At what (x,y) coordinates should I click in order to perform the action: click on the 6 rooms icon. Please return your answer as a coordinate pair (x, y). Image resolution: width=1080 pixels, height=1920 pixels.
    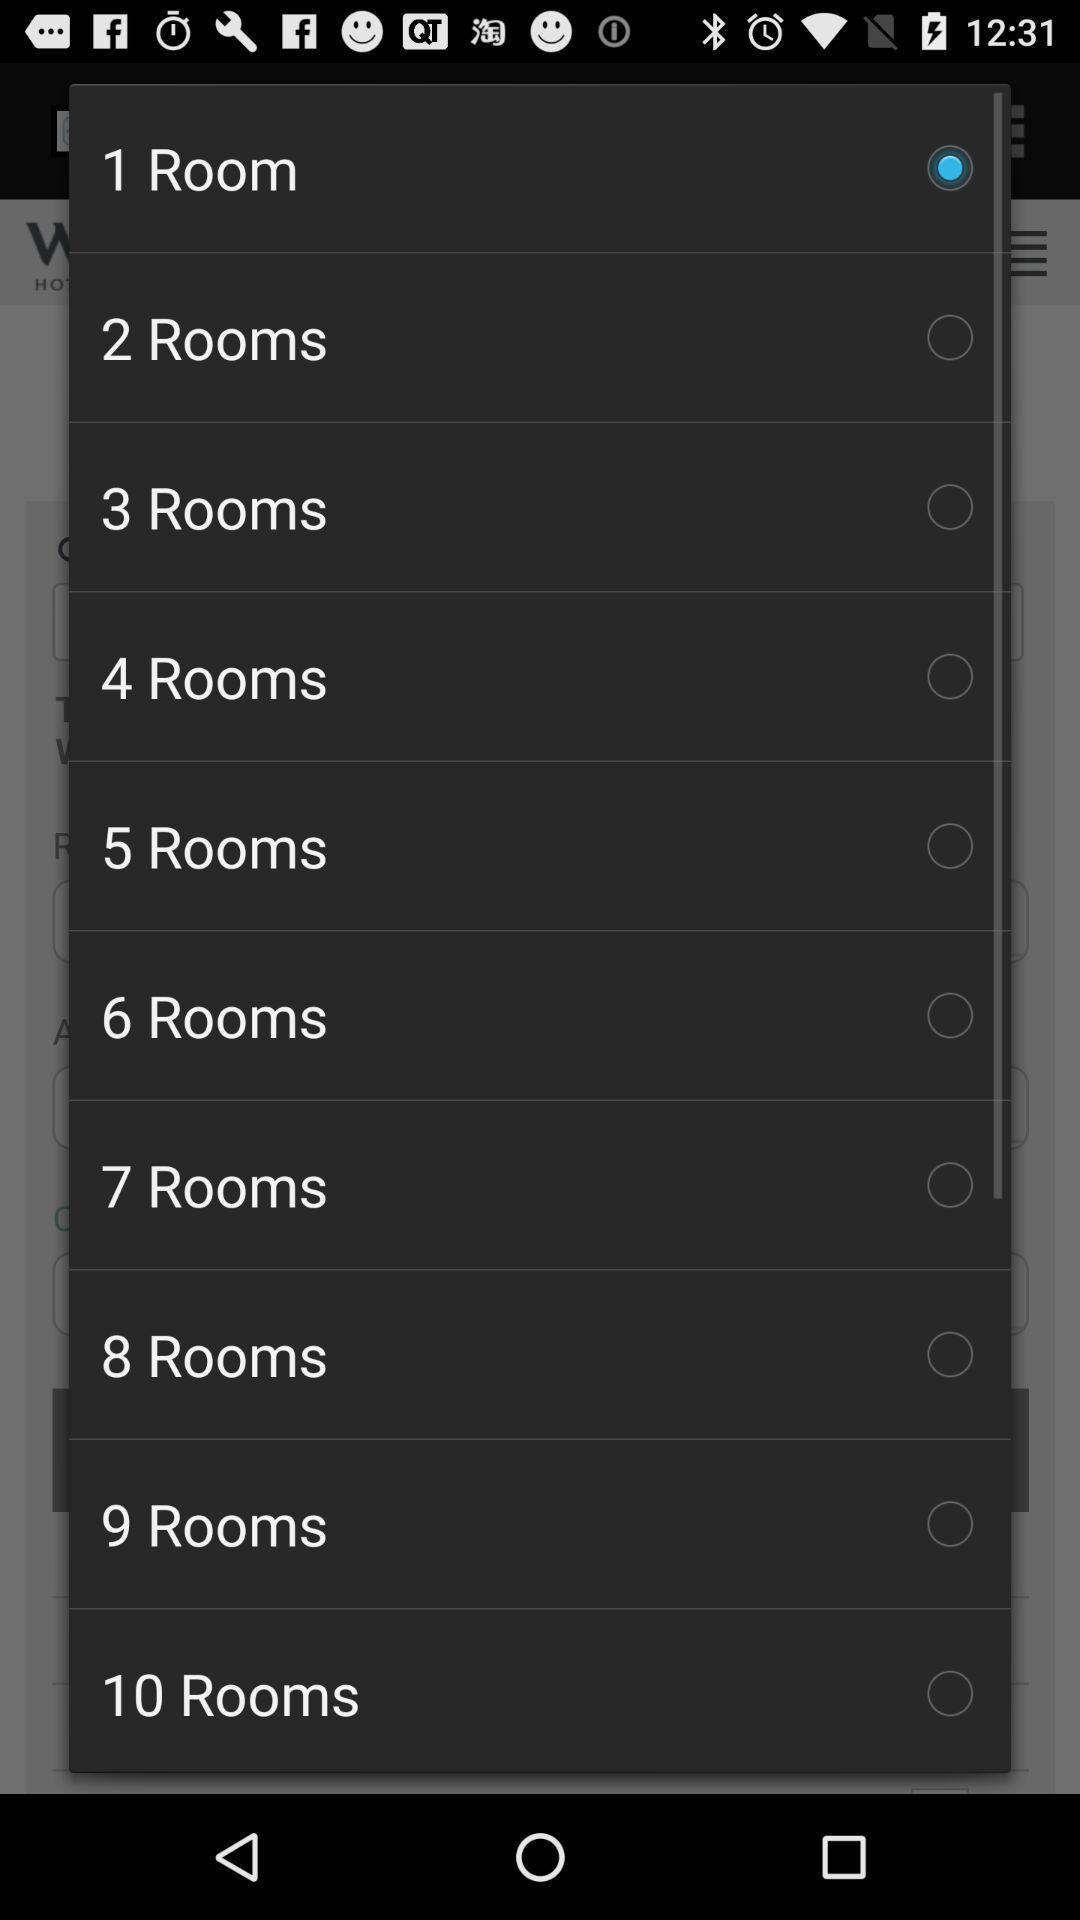
    Looking at the image, I should click on (540, 1015).